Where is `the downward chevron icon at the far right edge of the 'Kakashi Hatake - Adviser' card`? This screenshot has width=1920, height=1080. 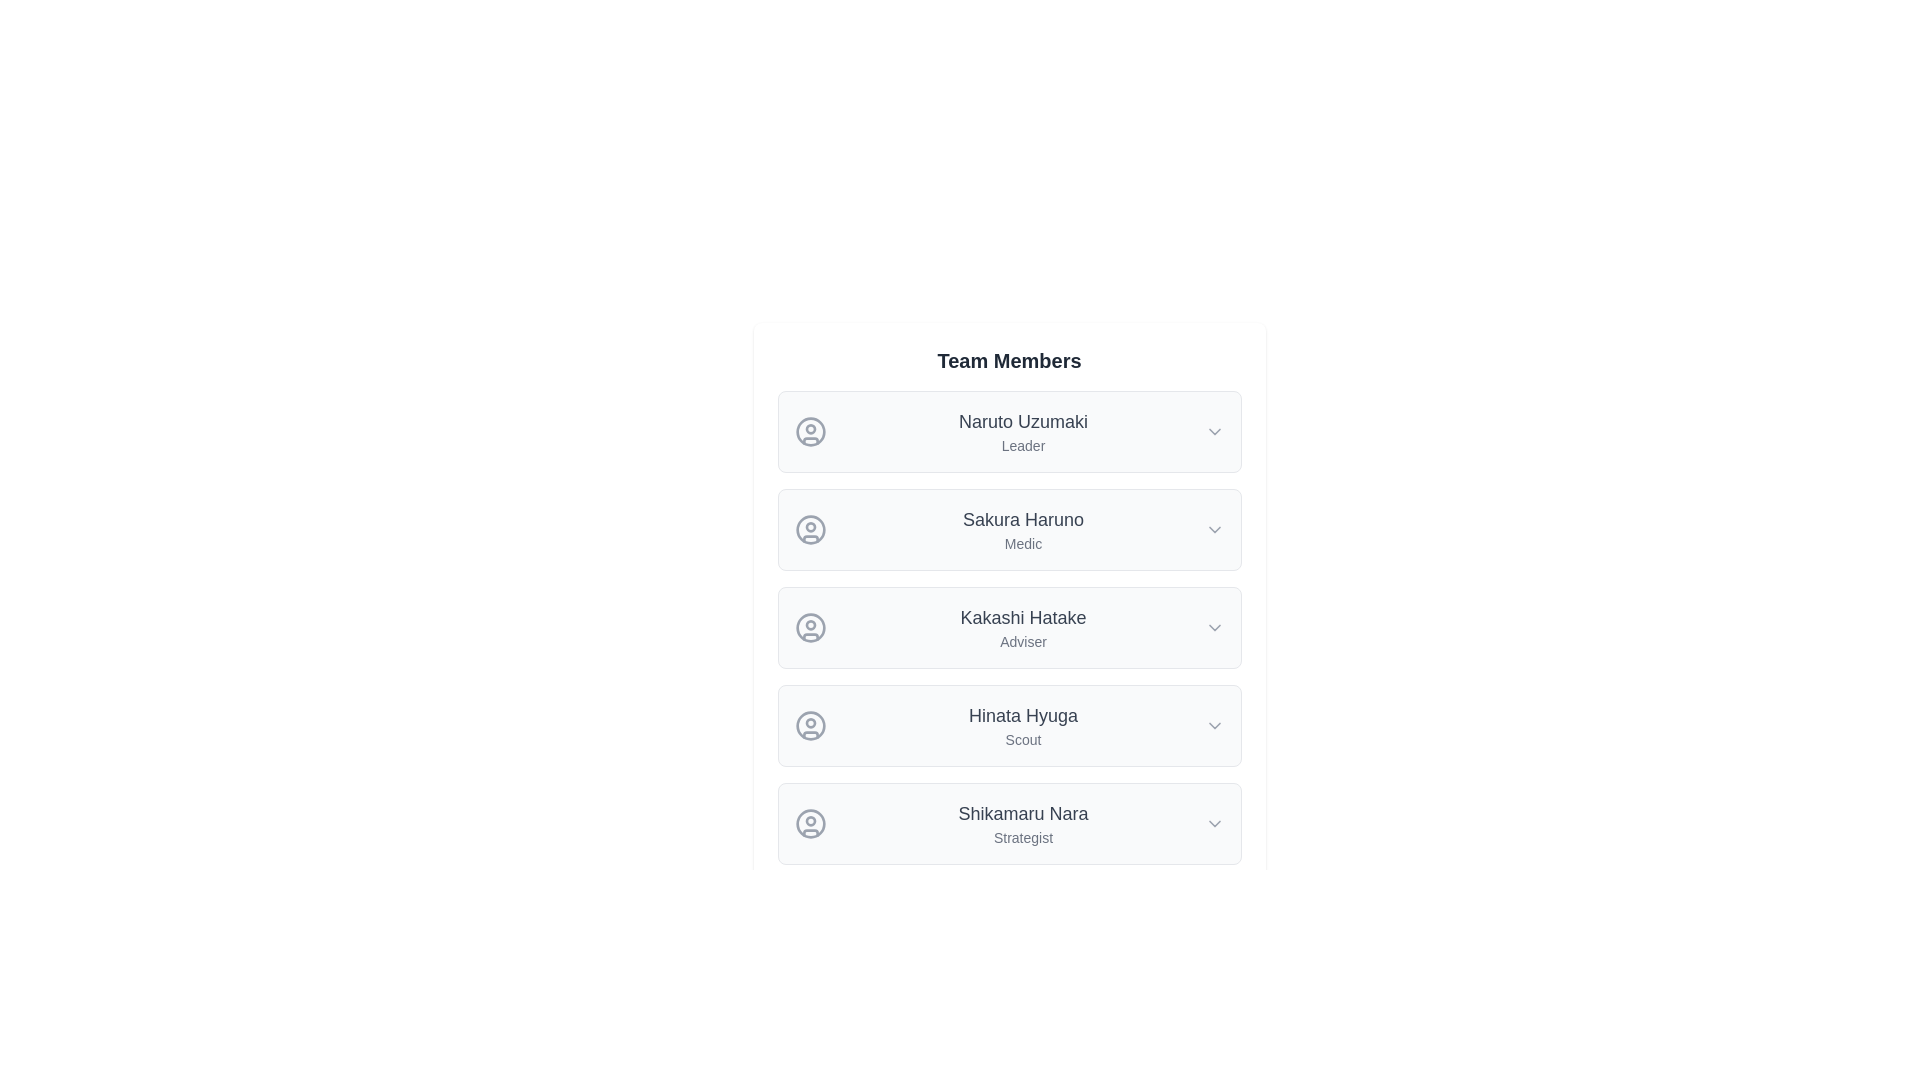 the downward chevron icon at the far right edge of the 'Kakashi Hatake - Adviser' card is located at coordinates (1213, 627).